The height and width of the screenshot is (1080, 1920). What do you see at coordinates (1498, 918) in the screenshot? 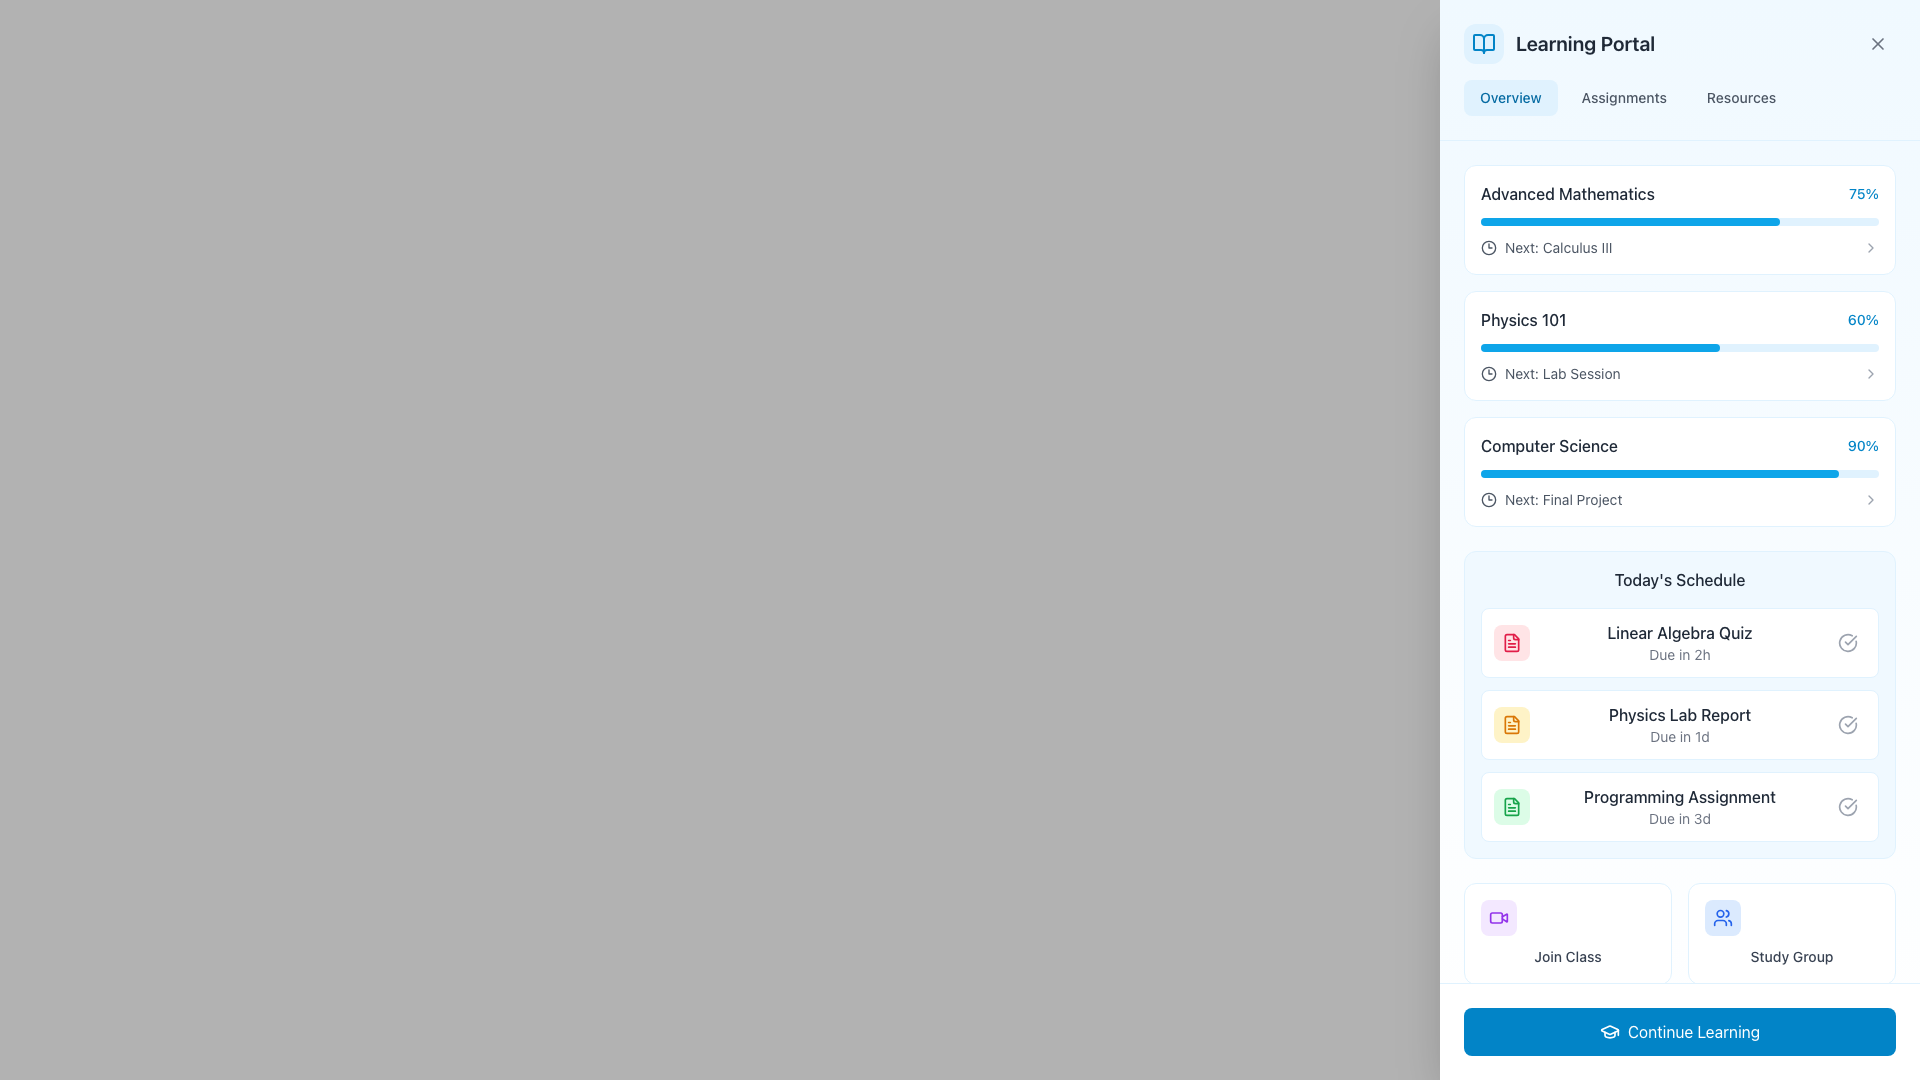
I see `the video conferencing icon button located on the bottom panel of the interface` at bounding box center [1498, 918].